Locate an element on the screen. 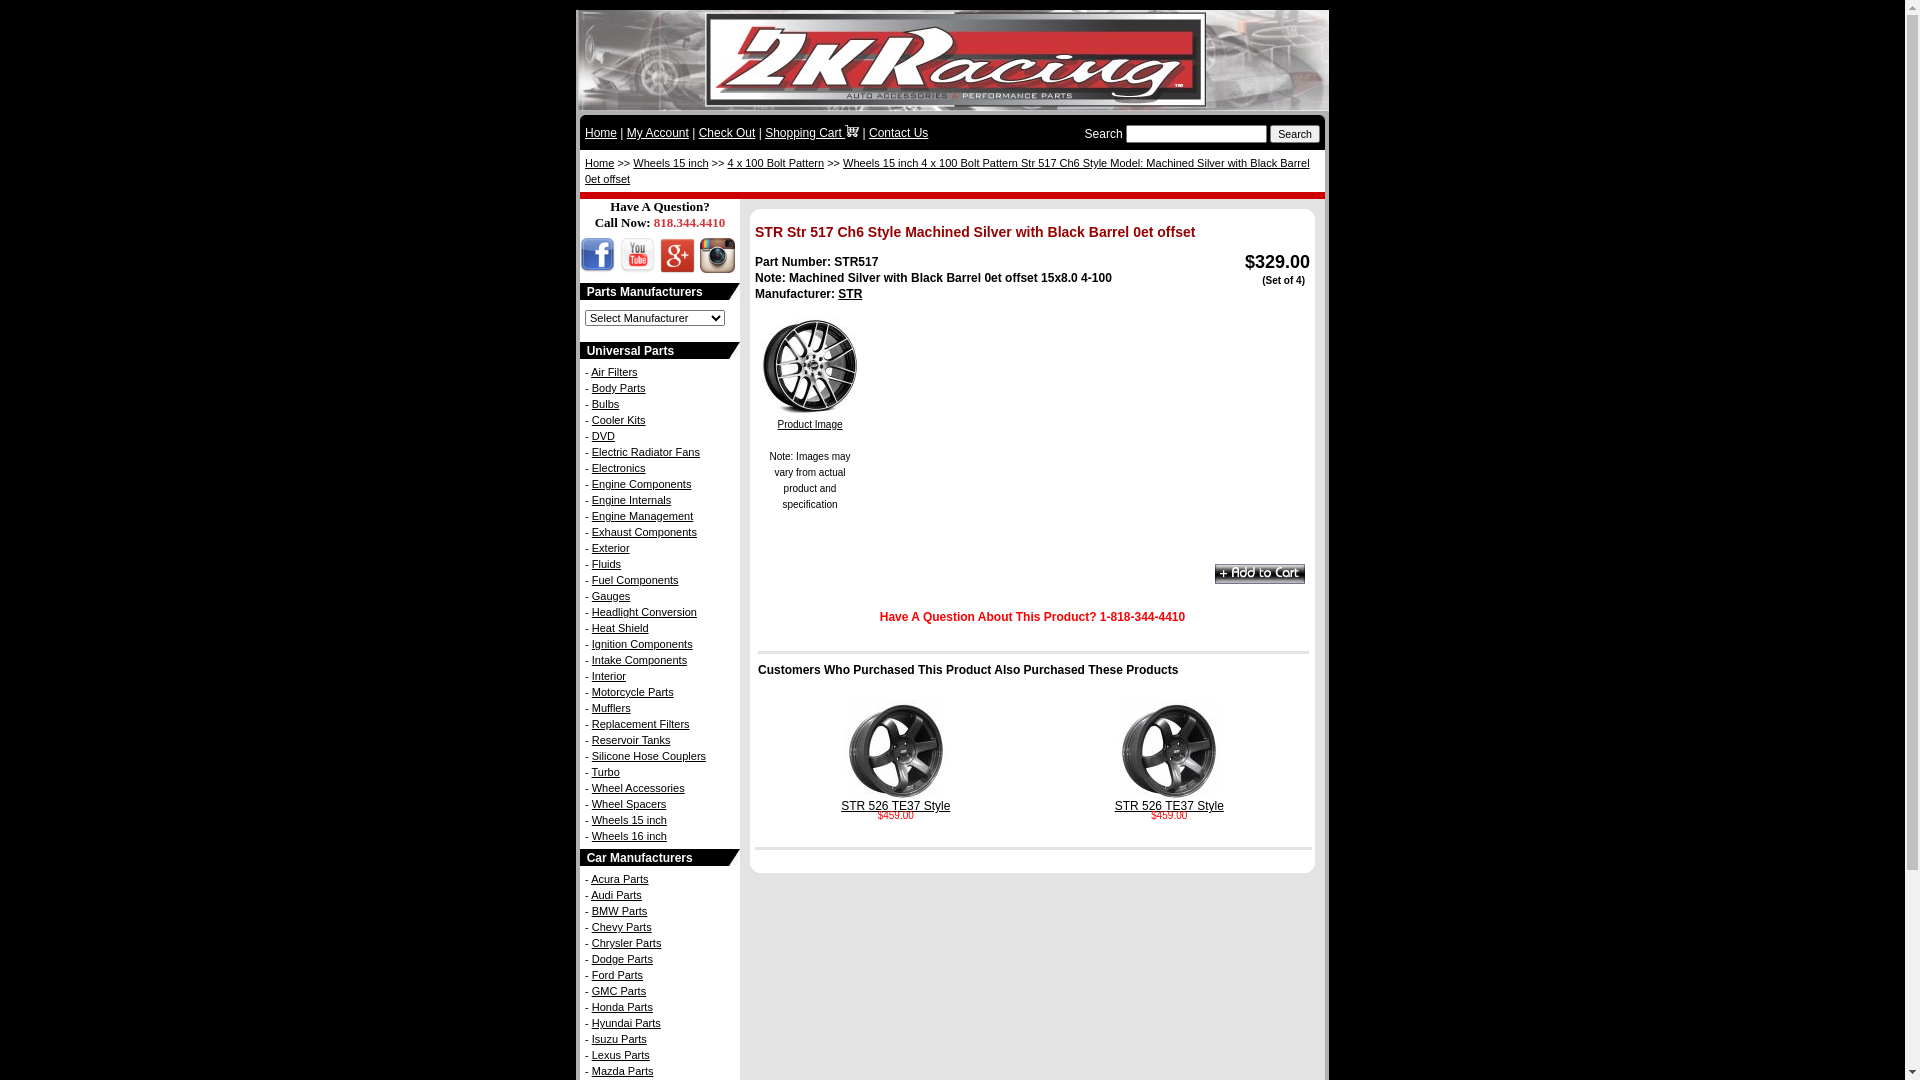 The width and height of the screenshot is (1920, 1080). 'Motorcycle Parts' is located at coordinates (632, 690).